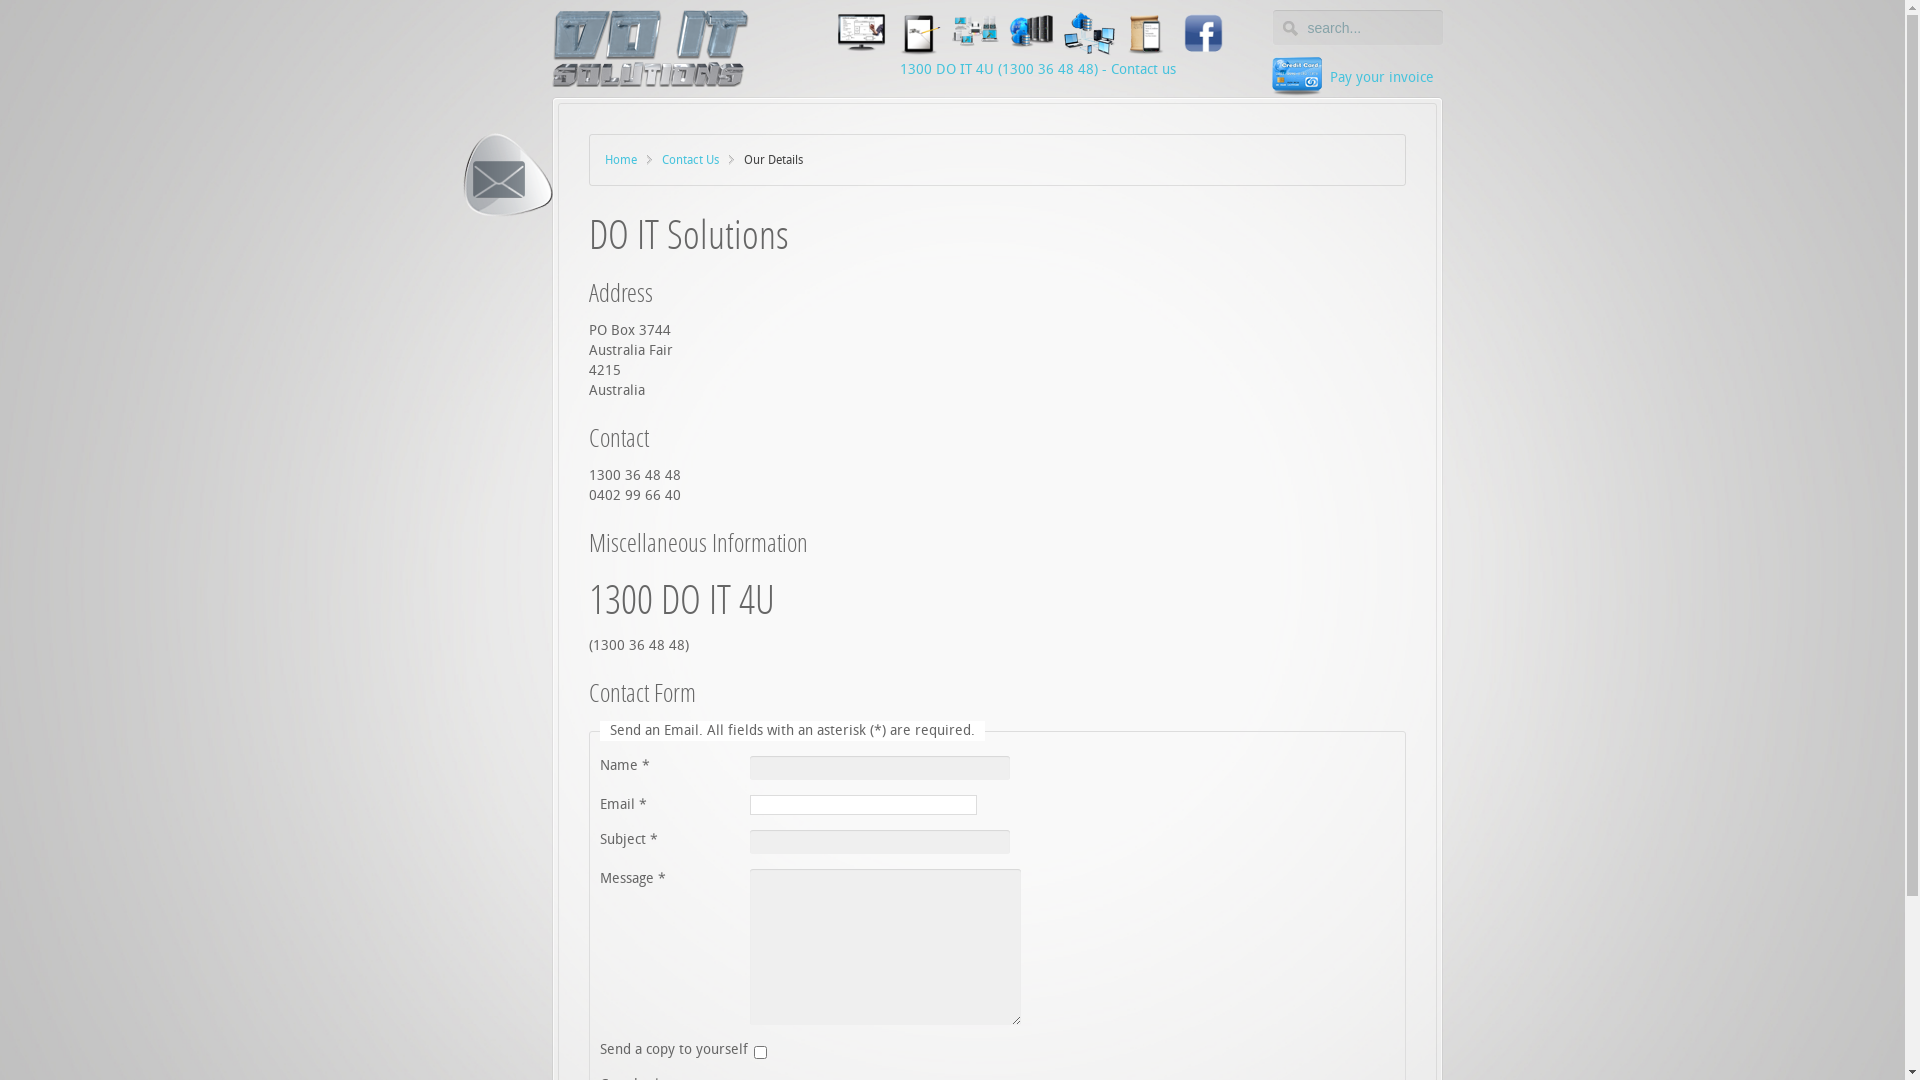  Describe the element at coordinates (1037, 68) in the screenshot. I see `'1300 DO IT 4U (1300 36 48 48) - Contact us'` at that location.